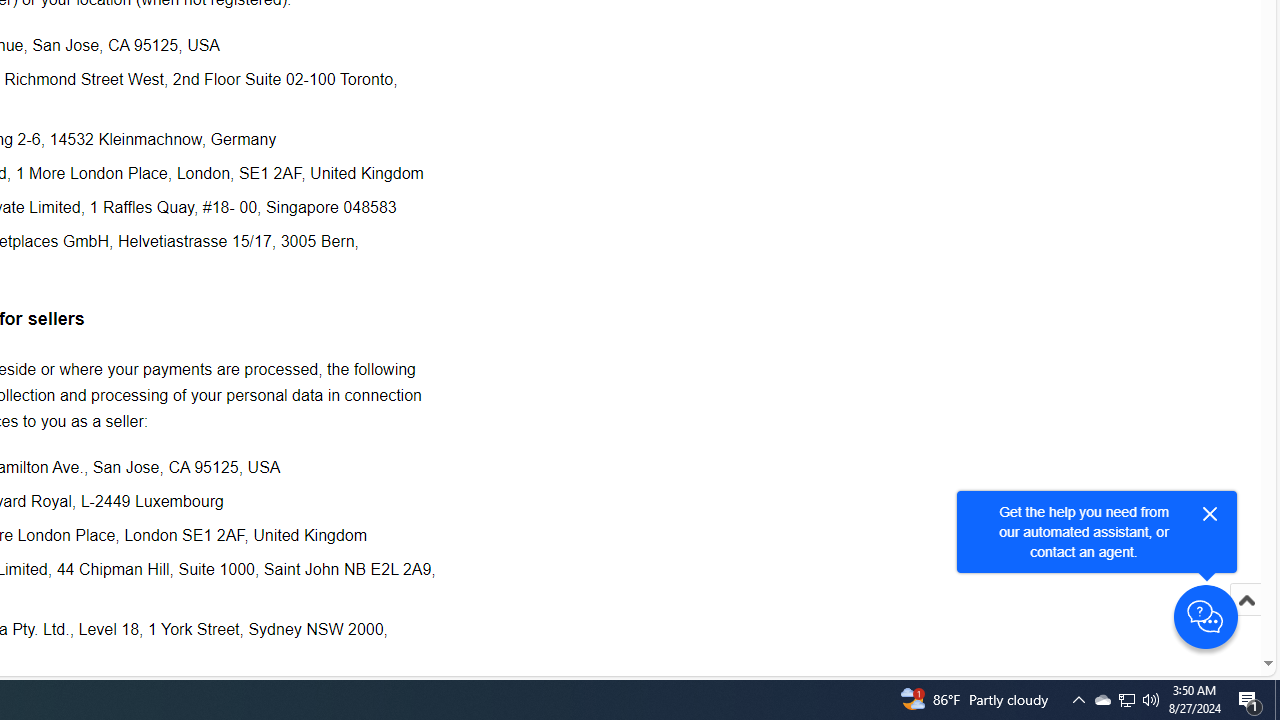 The height and width of the screenshot is (720, 1280). I want to click on 'Scroll to top', so click(1245, 598).